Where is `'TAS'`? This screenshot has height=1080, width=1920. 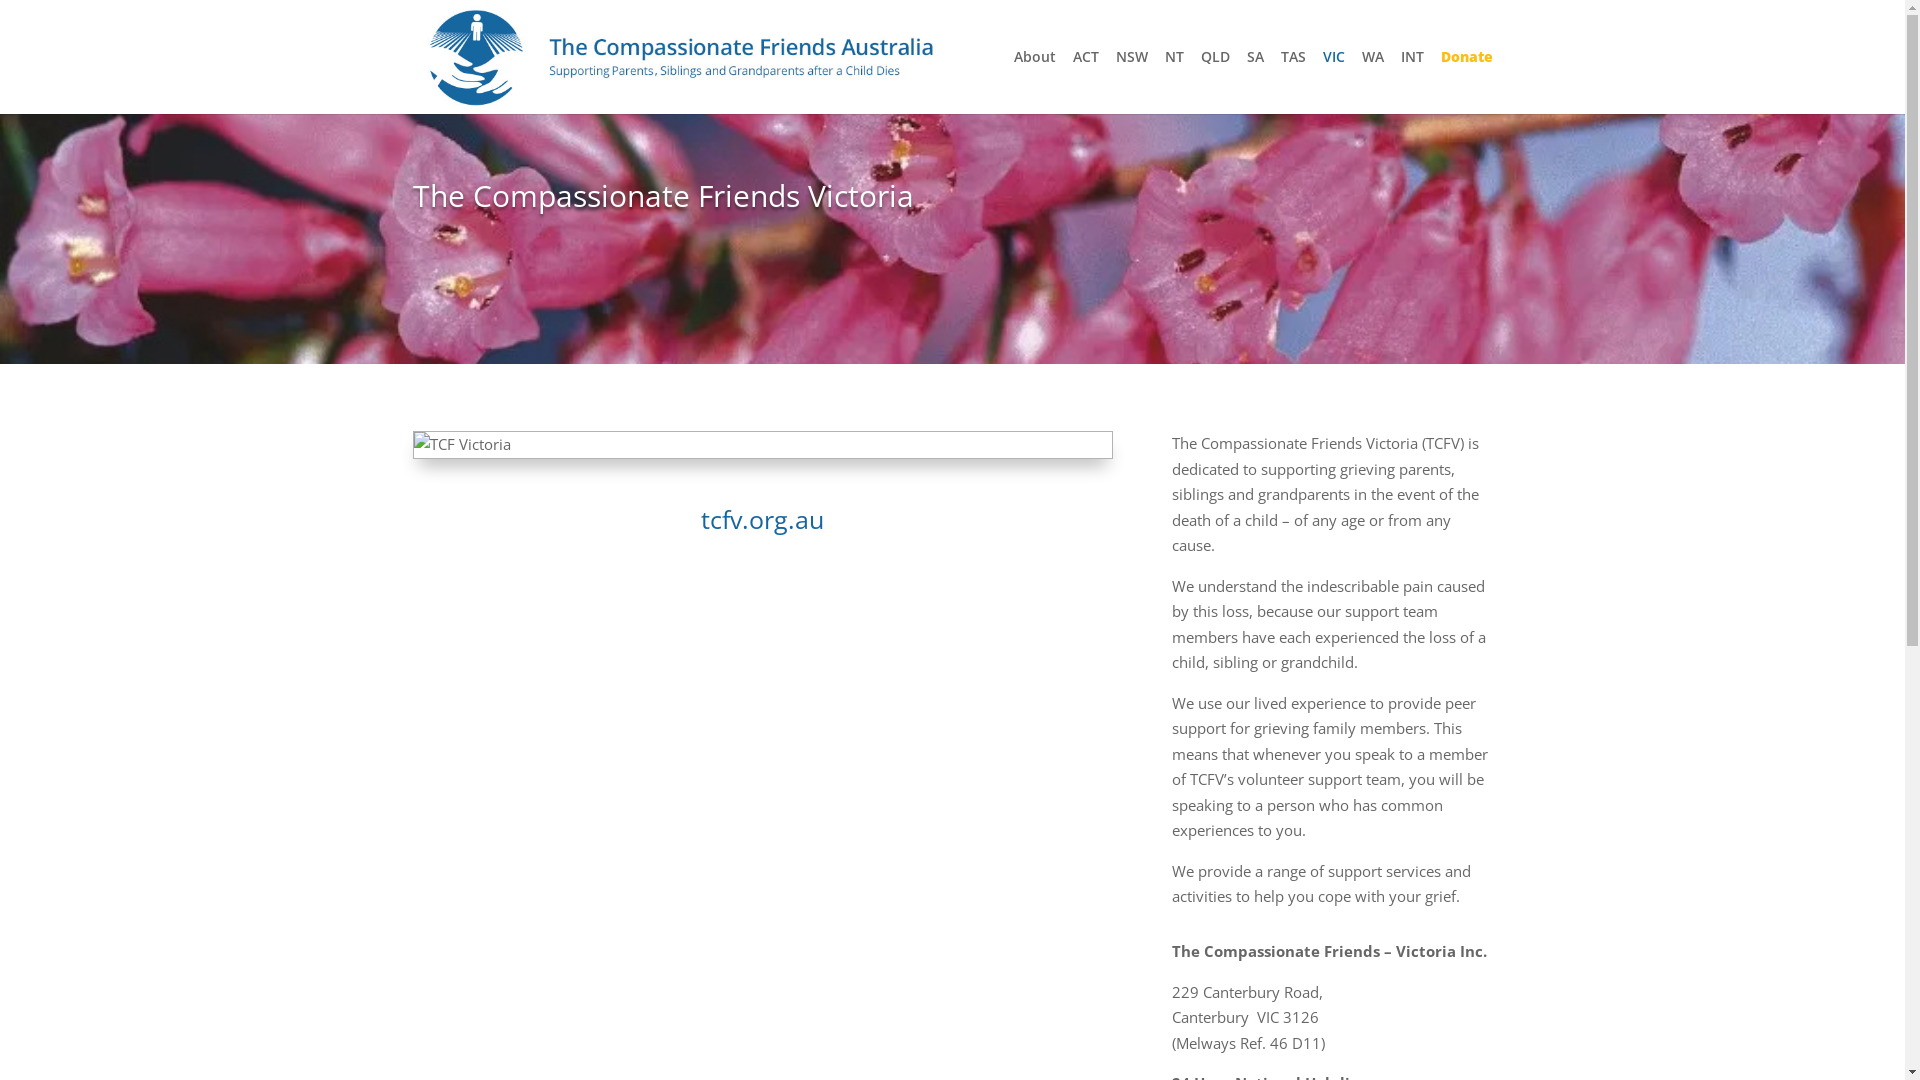 'TAS' is located at coordinates (1292, 80).